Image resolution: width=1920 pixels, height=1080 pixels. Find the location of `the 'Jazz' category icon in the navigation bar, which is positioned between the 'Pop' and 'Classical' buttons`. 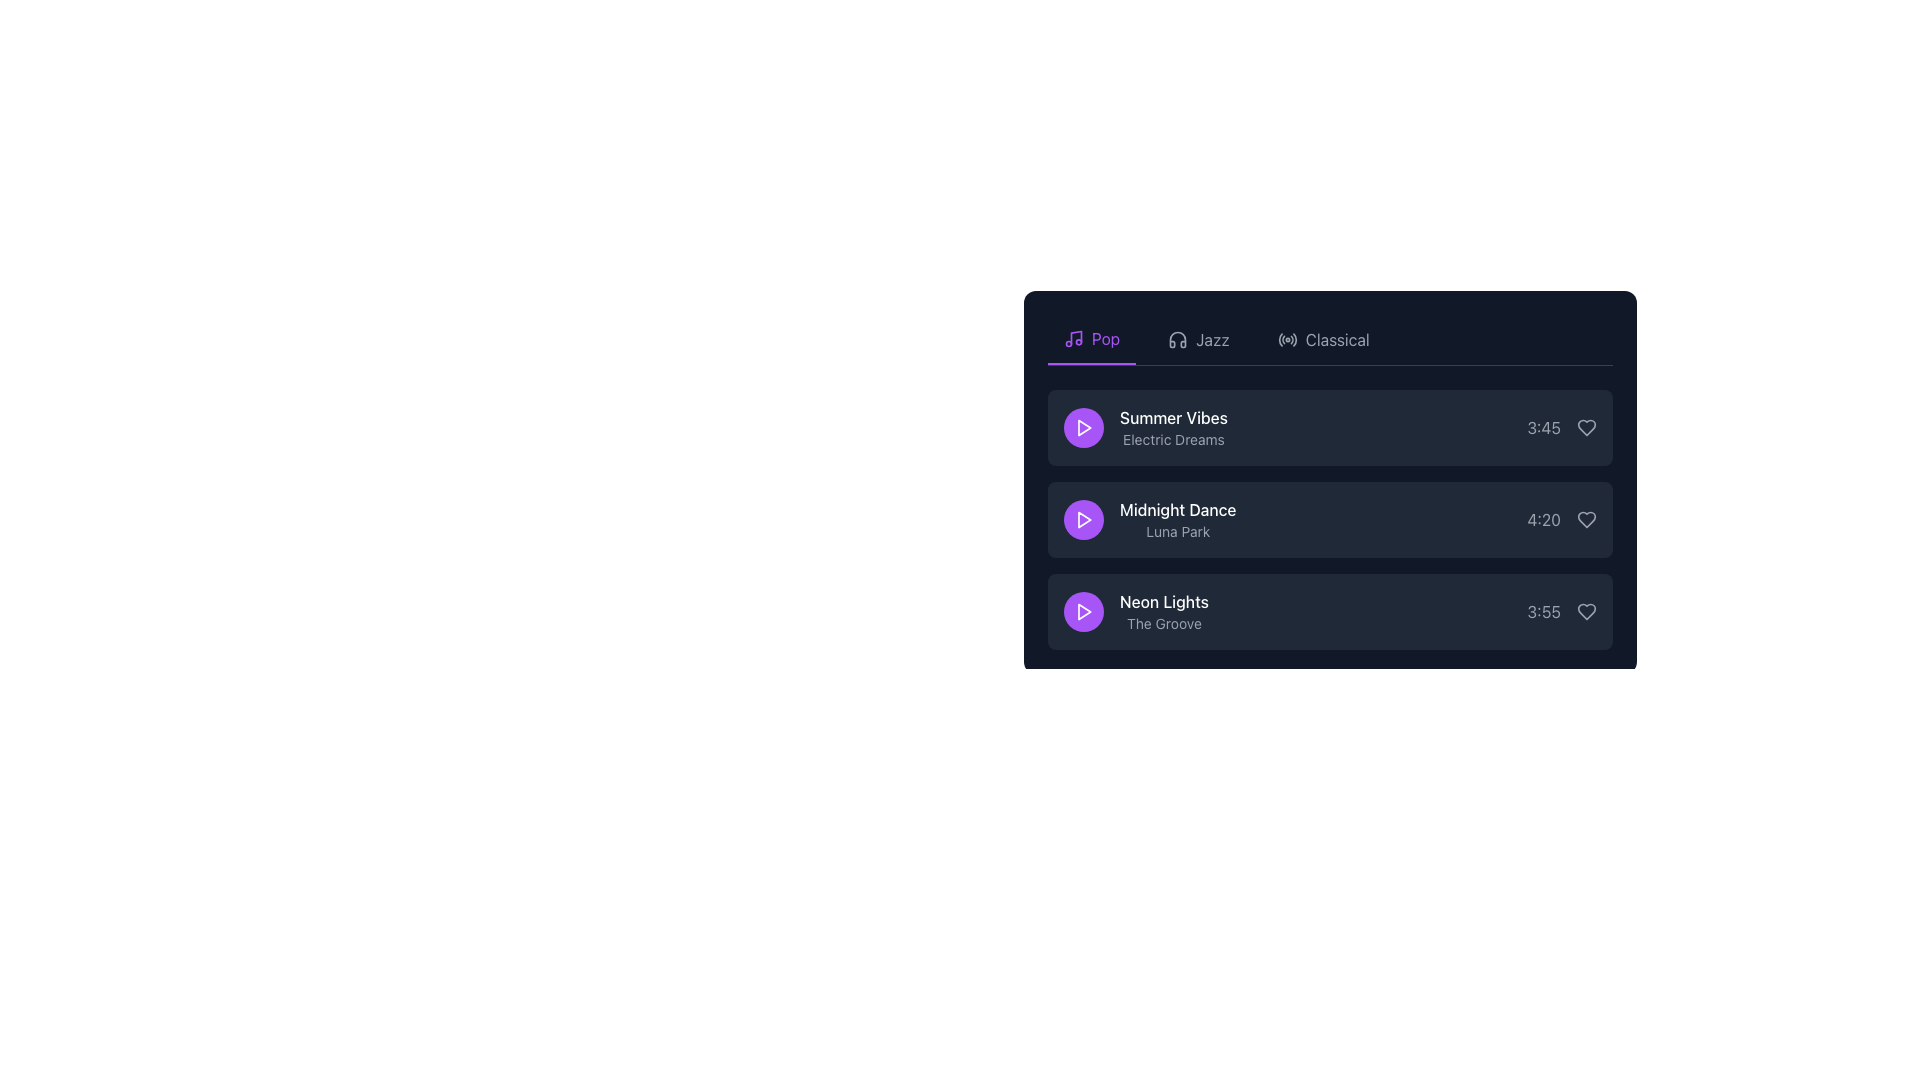

the 'Jazz' category icon in the navigation bar, which is positioned between the 'Pop' and 'Classical' buttons is located at coordinates (1178, 338).